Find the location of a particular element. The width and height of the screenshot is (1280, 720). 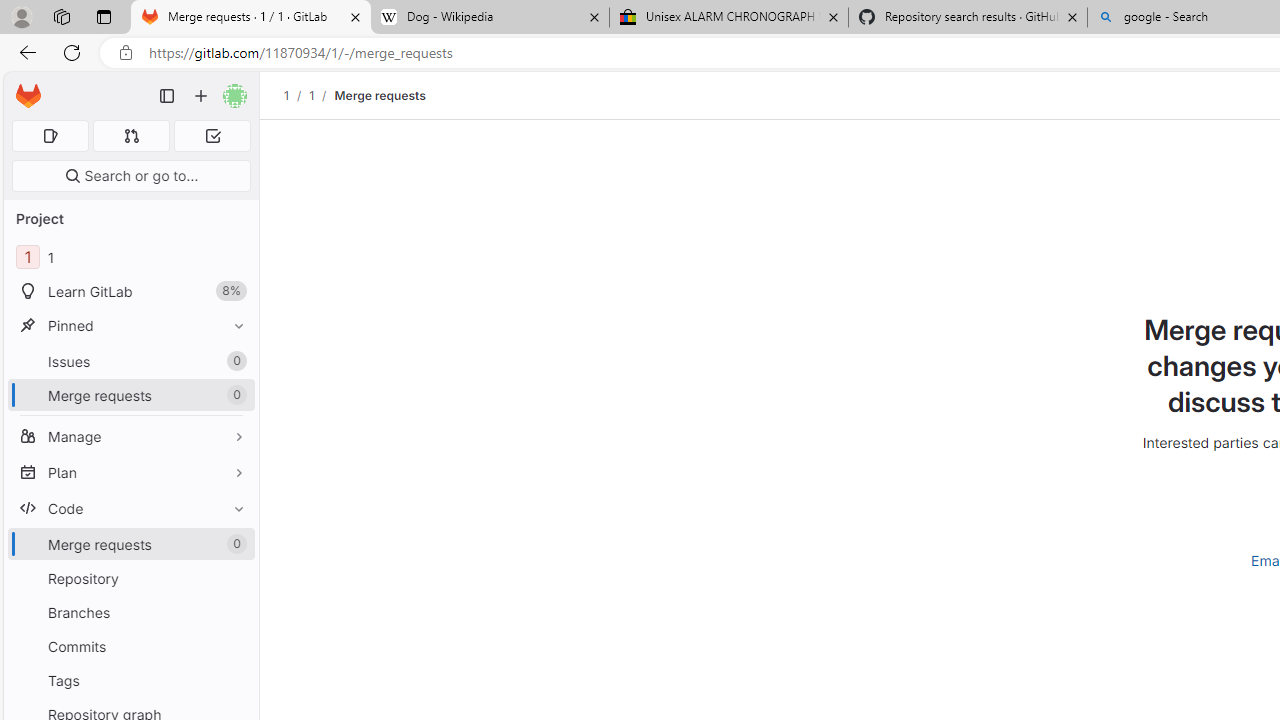

'Commits' is located at coordinates (130, 646).